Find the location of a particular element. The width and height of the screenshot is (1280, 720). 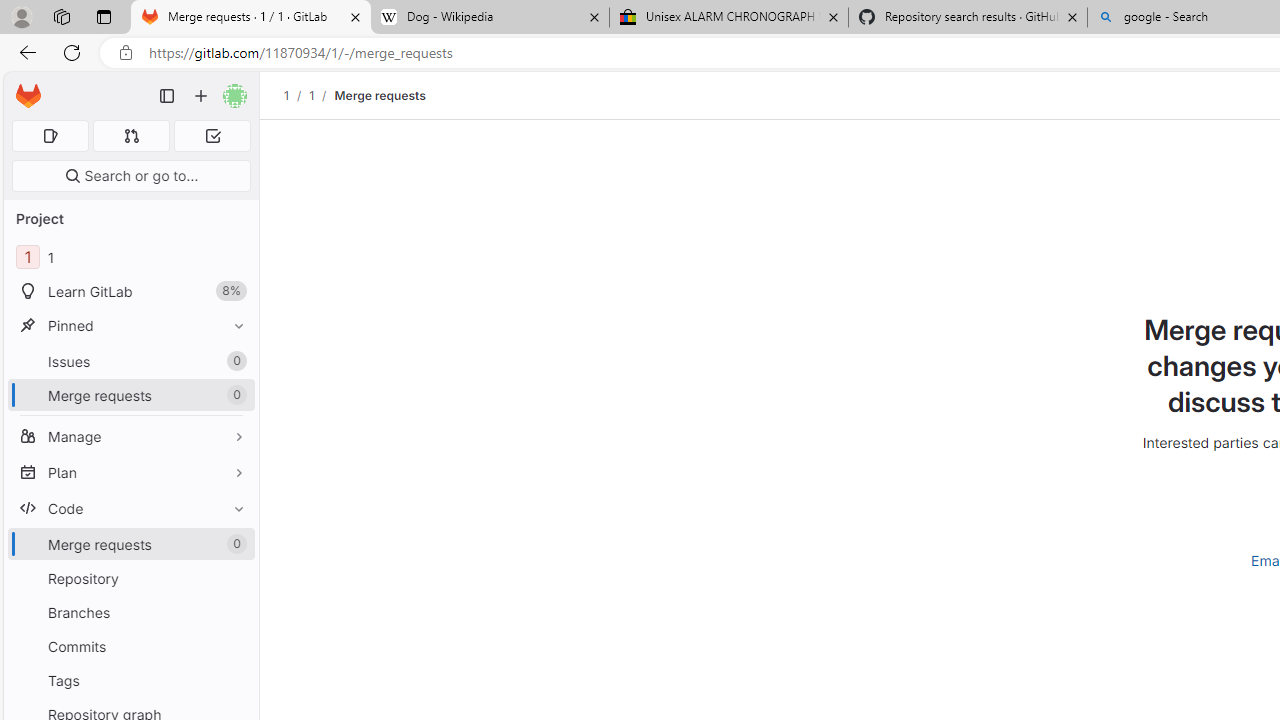

'Commits' is located at coordinates (130, 646).